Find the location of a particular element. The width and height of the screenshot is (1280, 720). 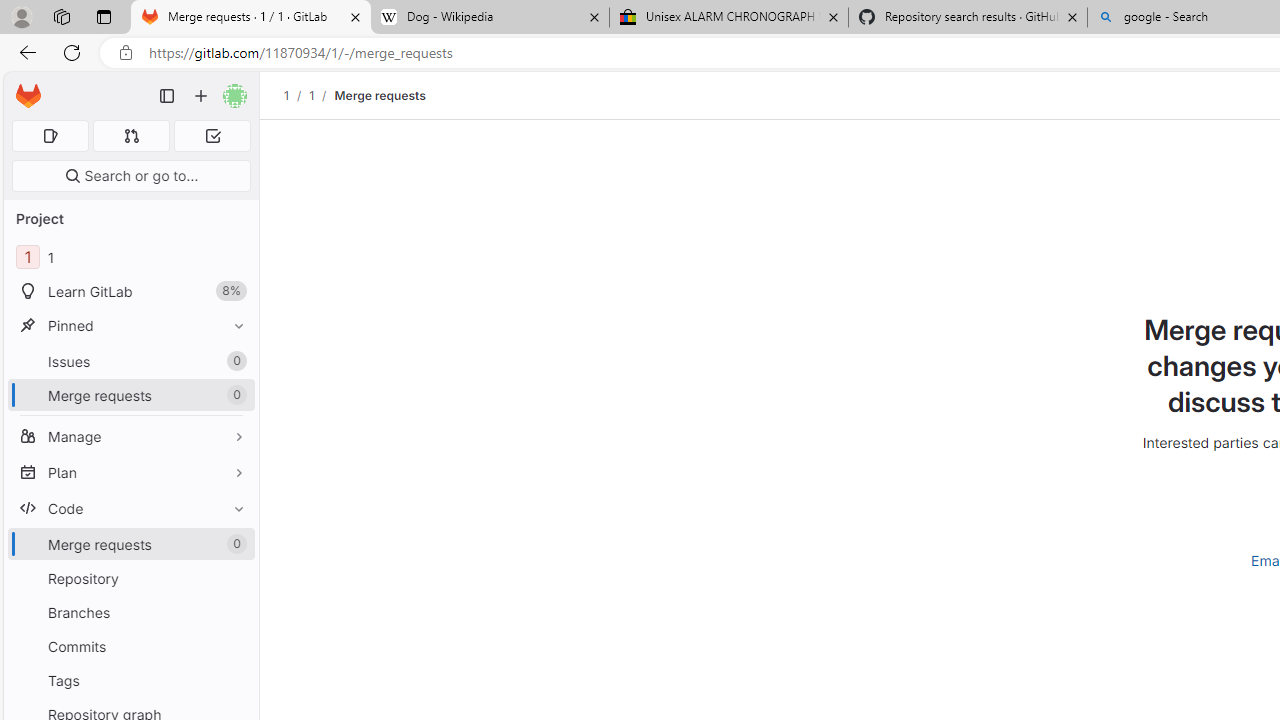

'Commits' is located at coordinates (130, 646).